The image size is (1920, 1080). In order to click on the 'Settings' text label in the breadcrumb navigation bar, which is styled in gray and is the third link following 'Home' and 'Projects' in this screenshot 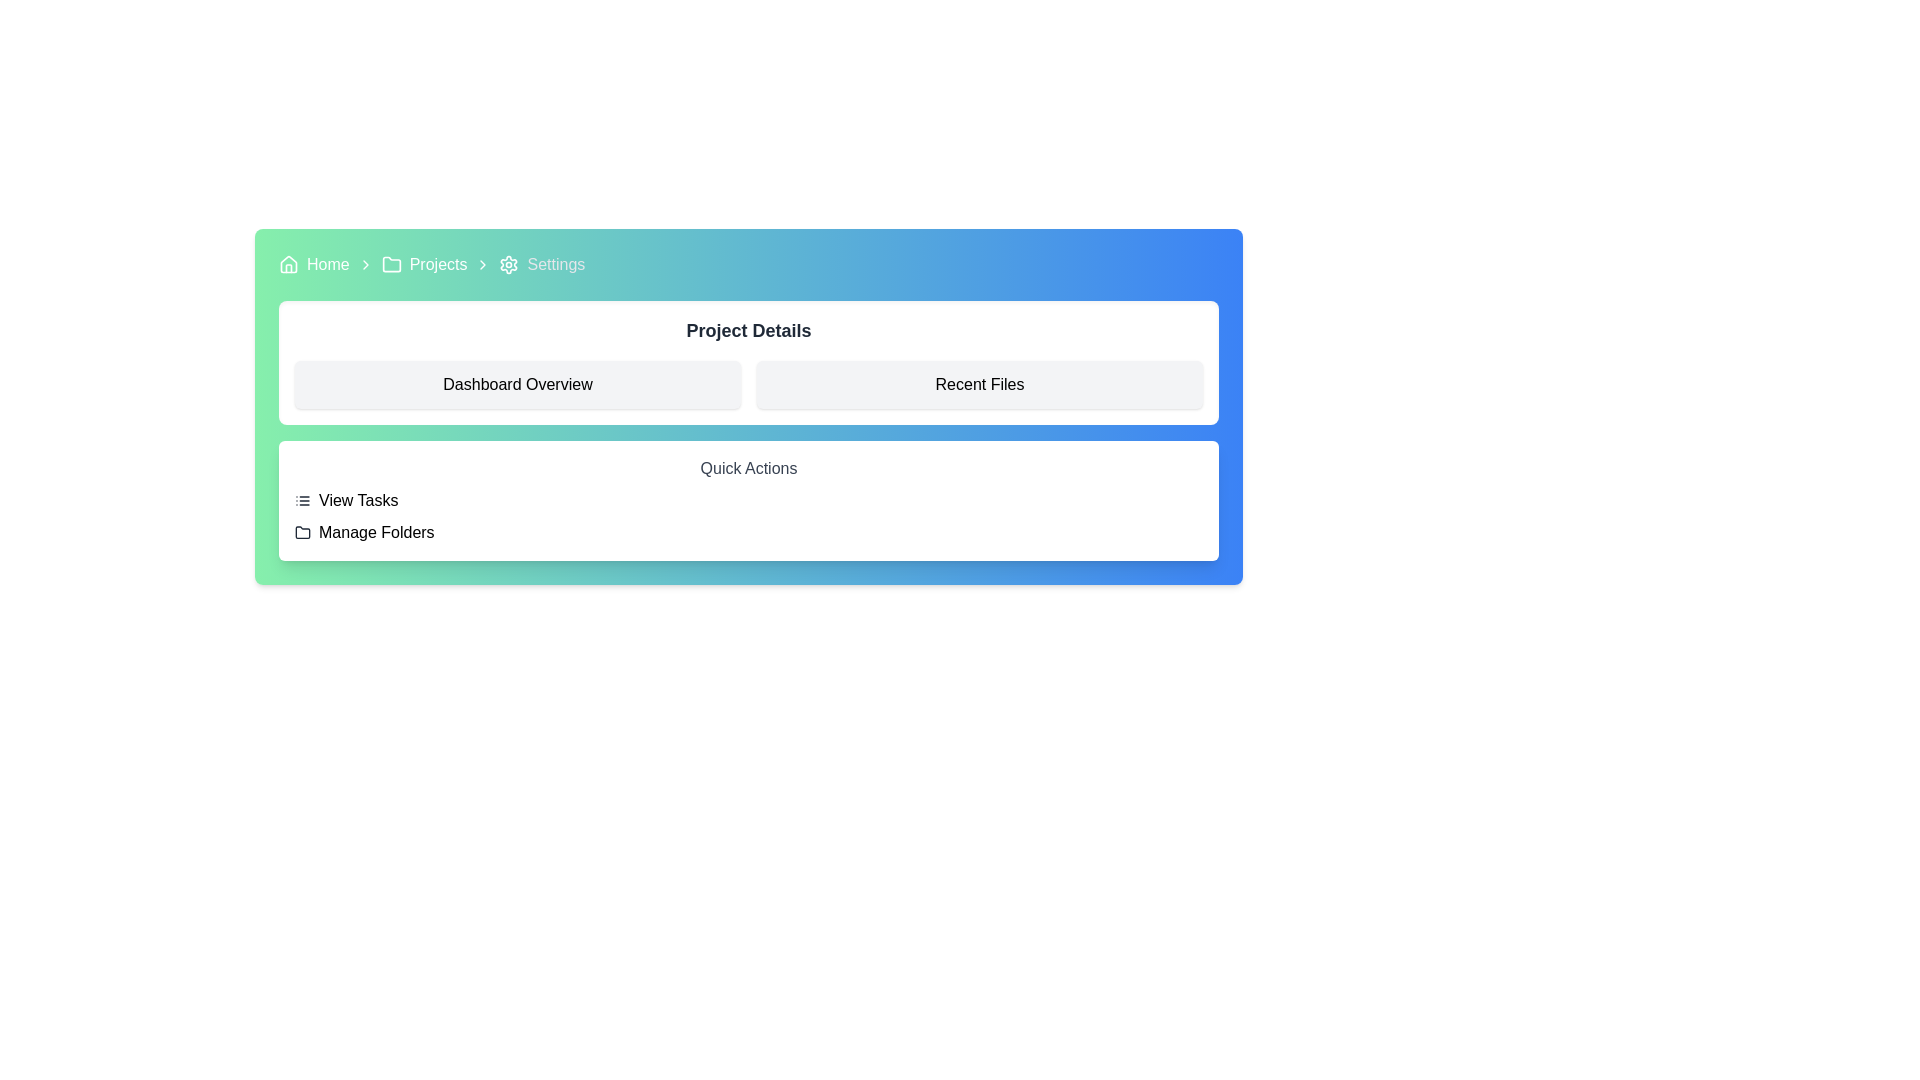, I will do `click(556, 264)`.